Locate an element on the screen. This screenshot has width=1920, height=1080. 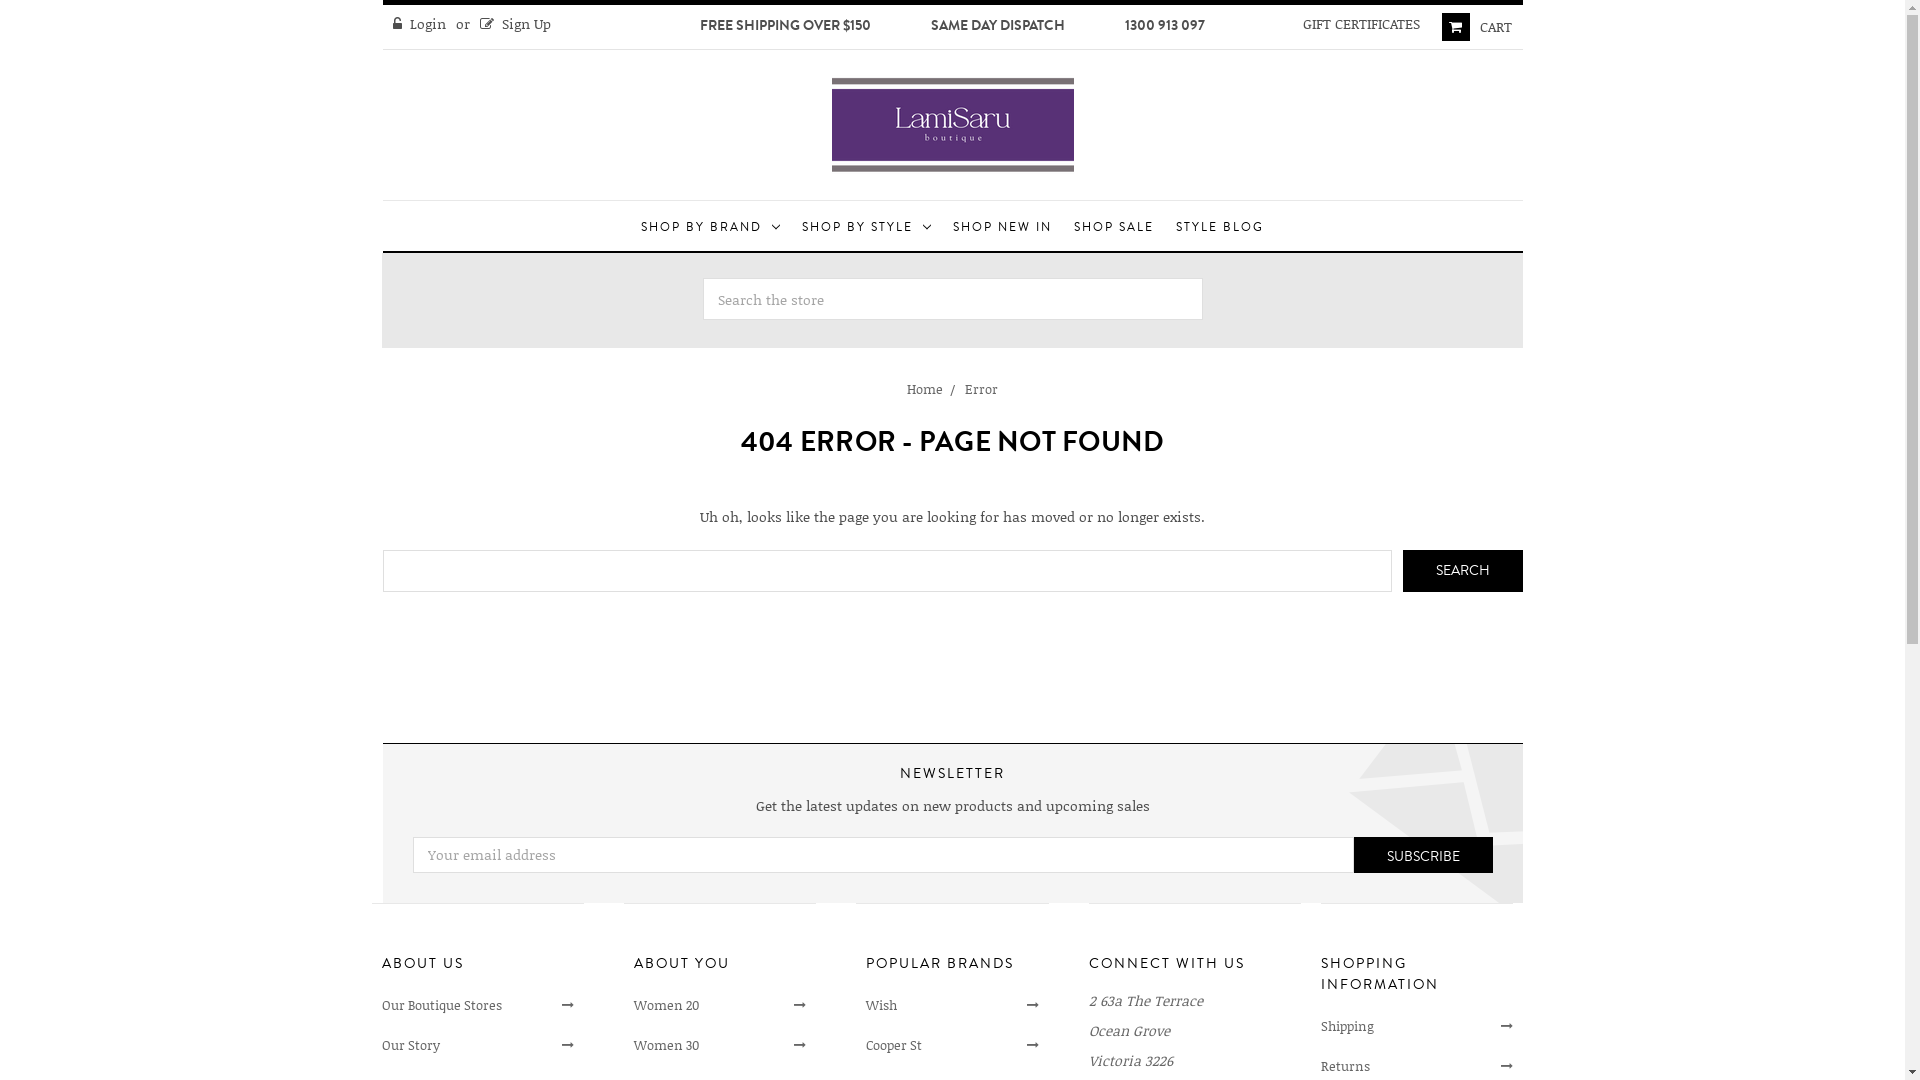
'Error' is located at coordinates (981, 389).